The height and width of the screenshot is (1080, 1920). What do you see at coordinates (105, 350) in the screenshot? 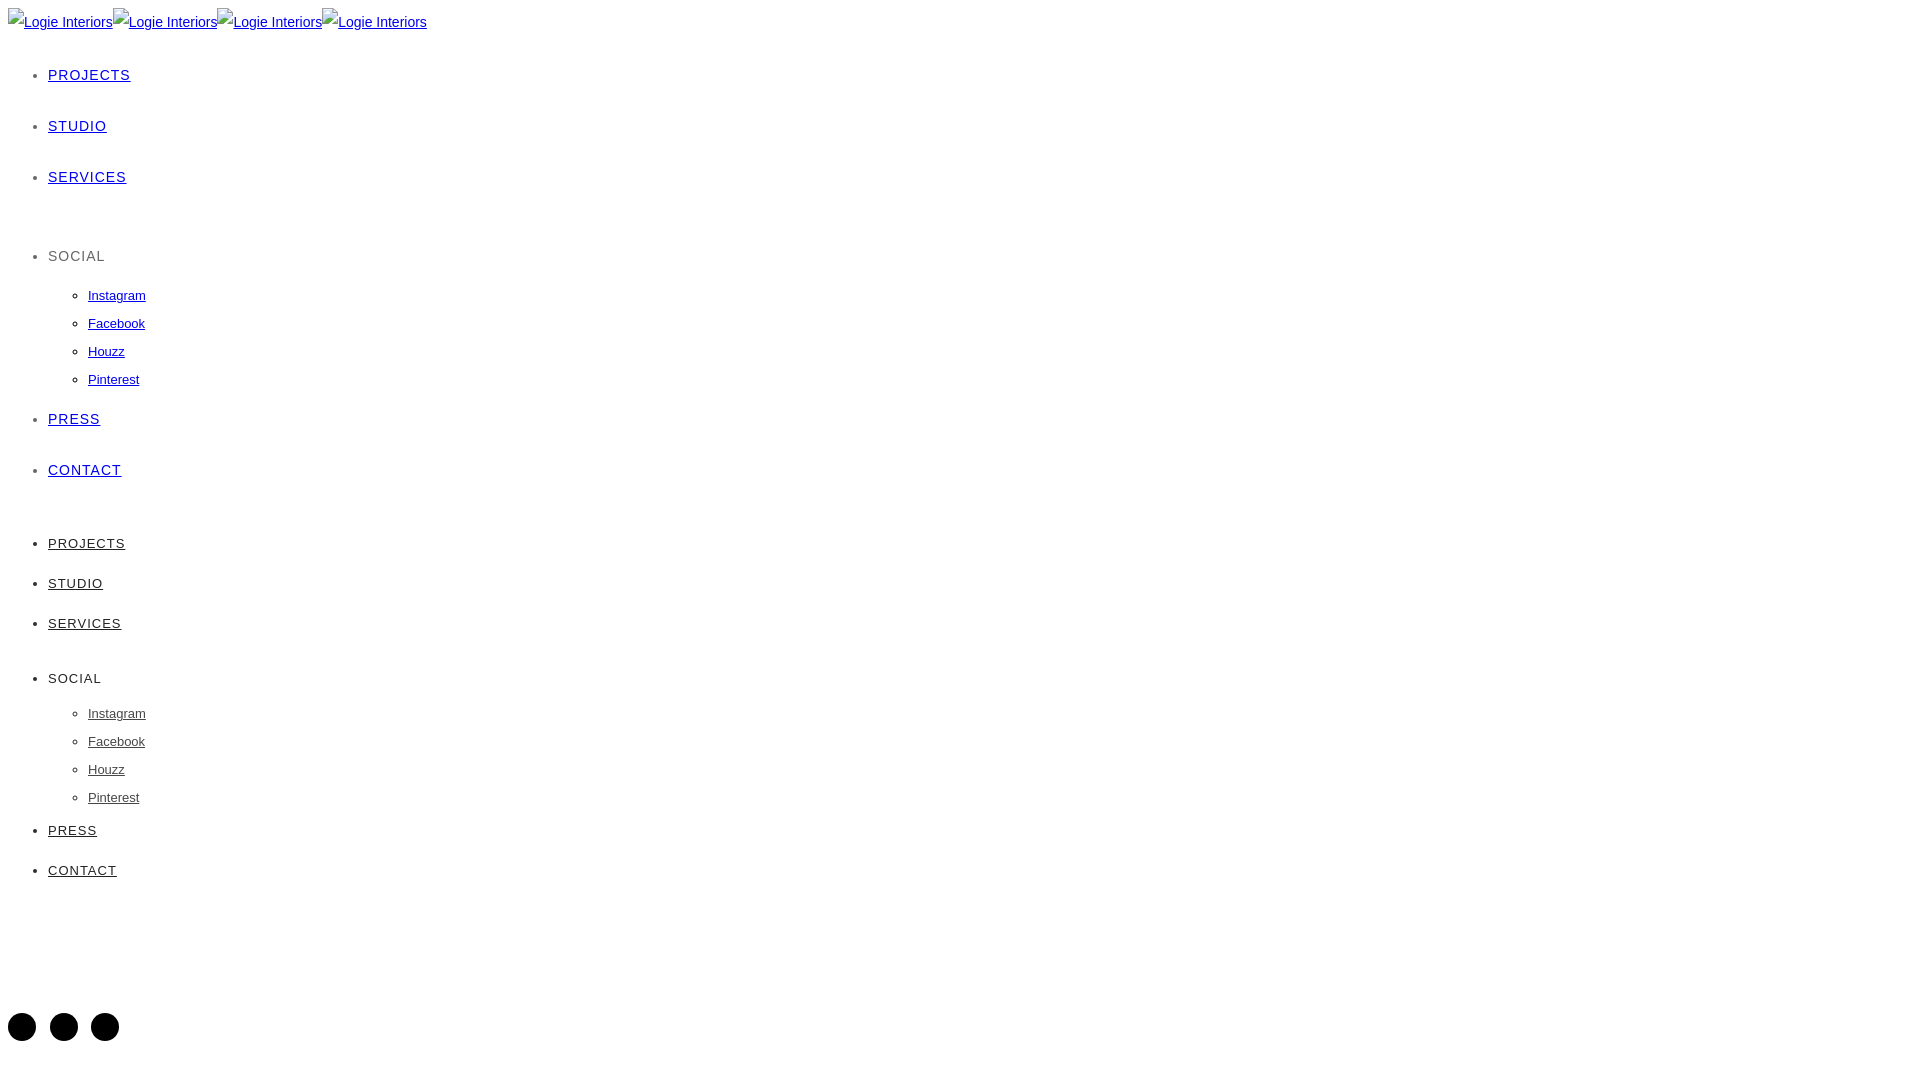
I see `'Houzz'` at bounding box center [105, 350].